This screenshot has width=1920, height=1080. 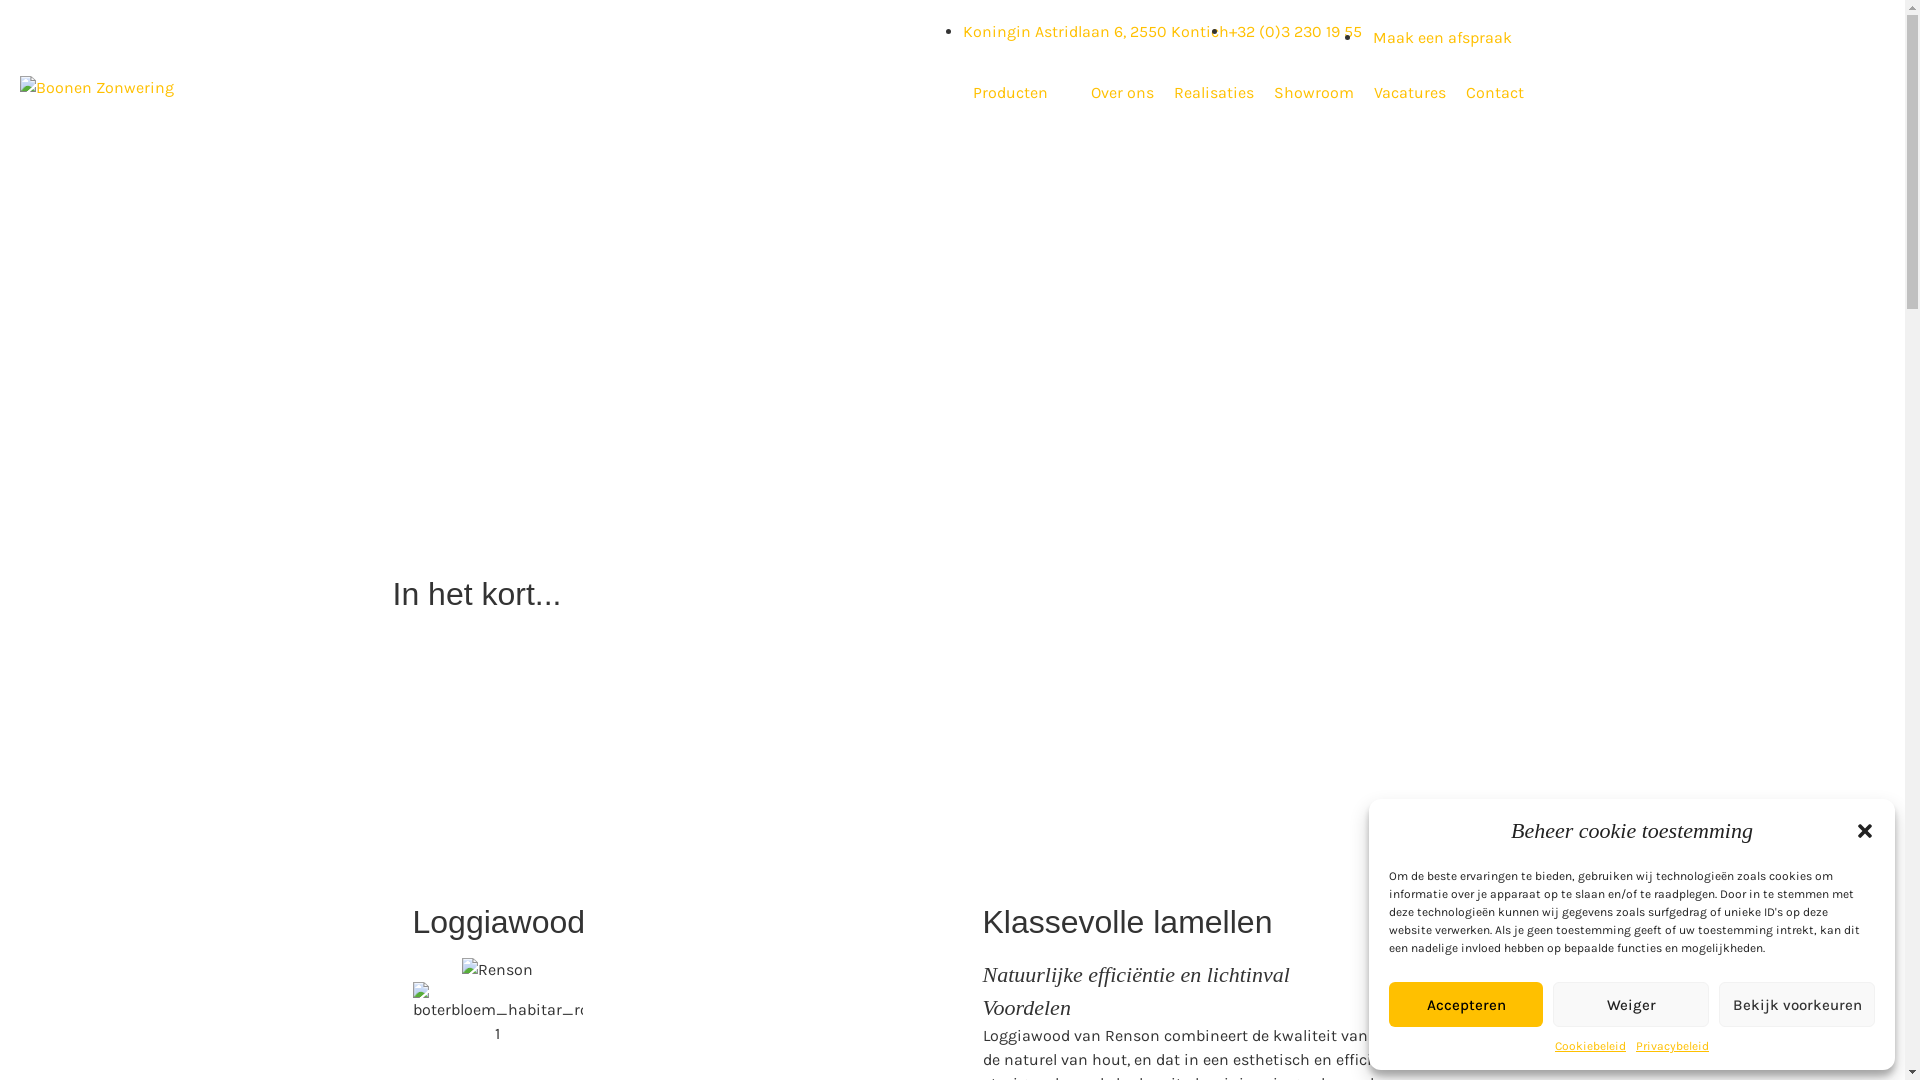 What do you see at coordinates (1009, 92) in the screenshot?
I see `'Producten'` at bounding box center [1009, 92].